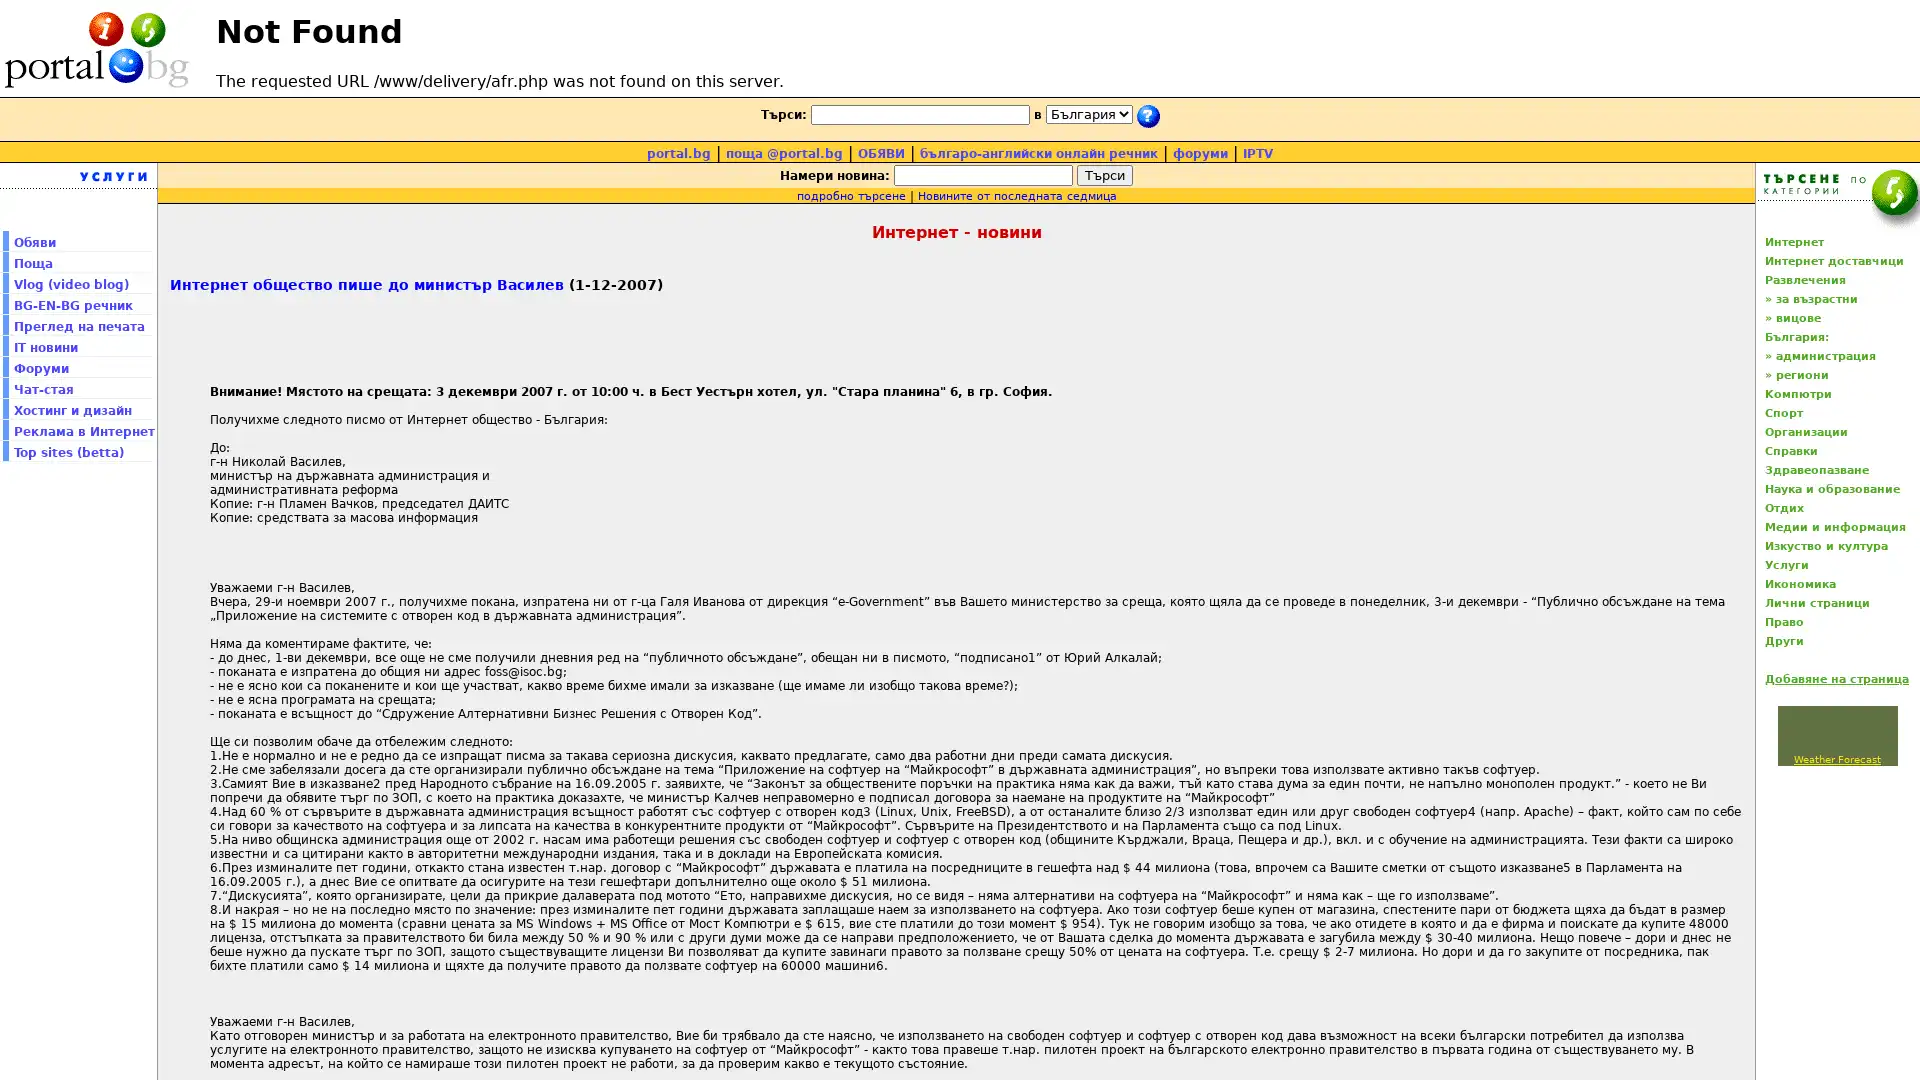 The width and height of the screenshot is (1920, 1080). I want to click on submit, so click(1147, 116).